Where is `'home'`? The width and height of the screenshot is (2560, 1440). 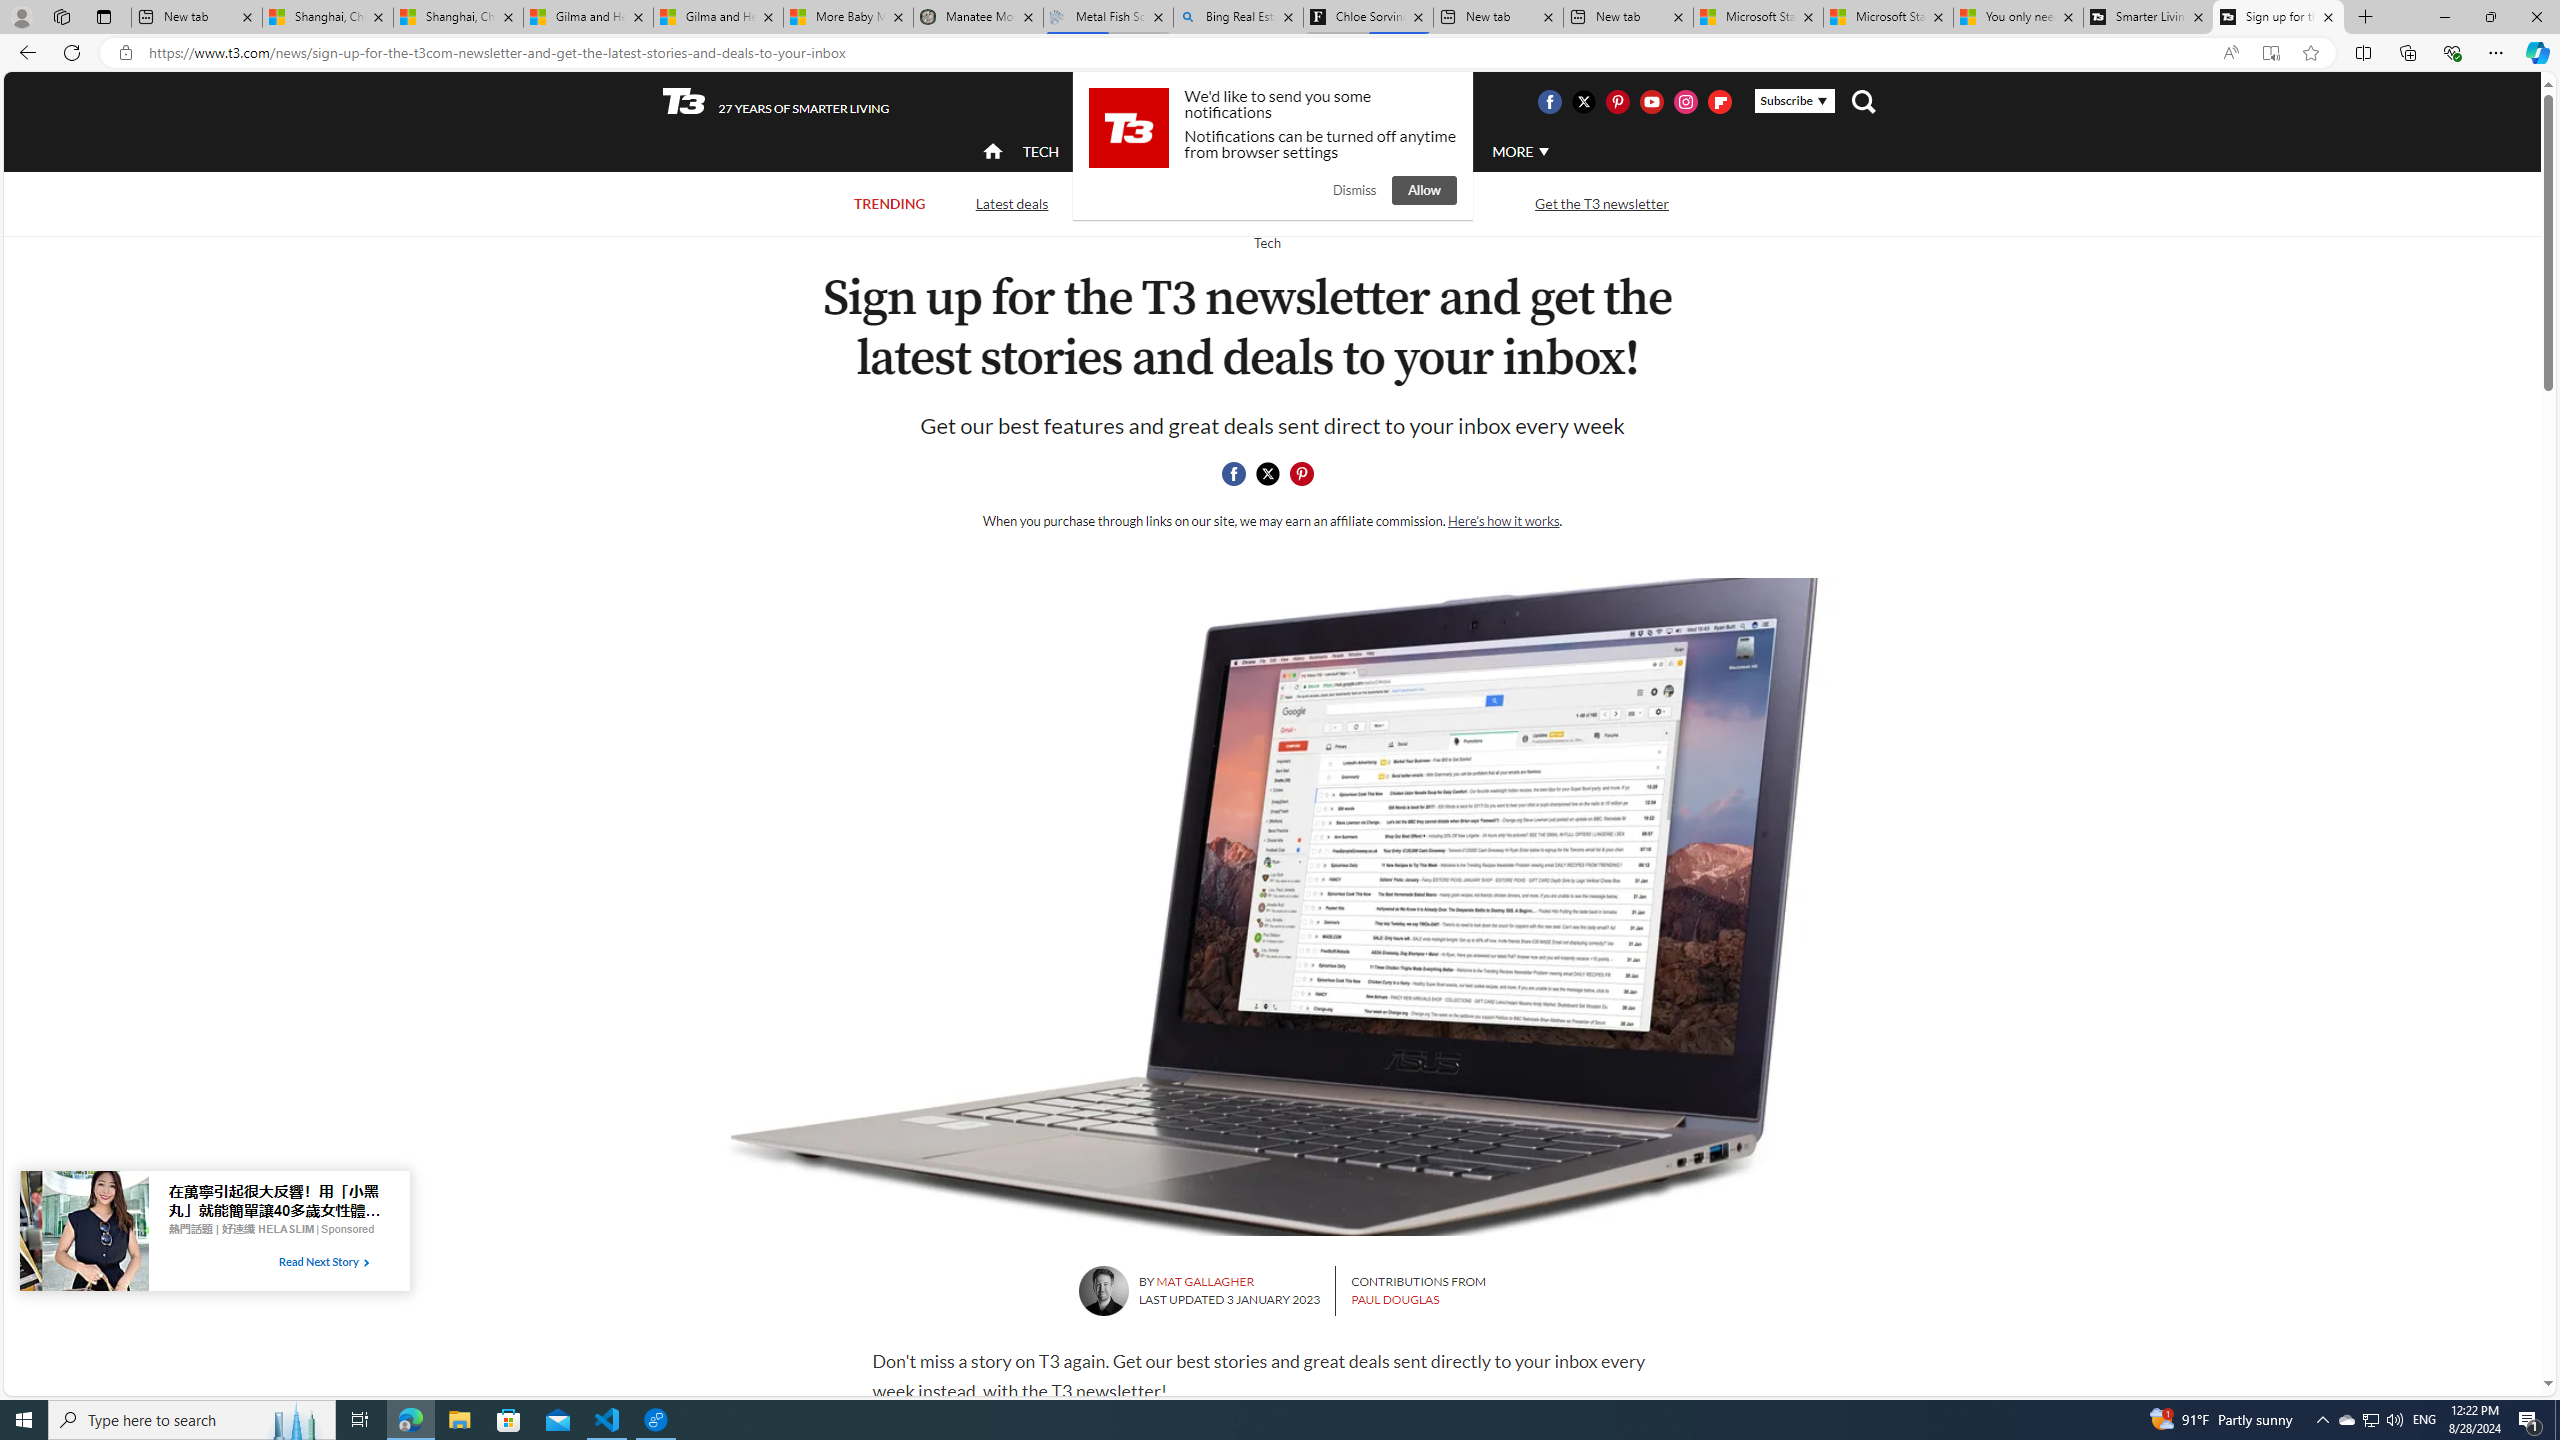
'home' is located at coordinates (992, 153).